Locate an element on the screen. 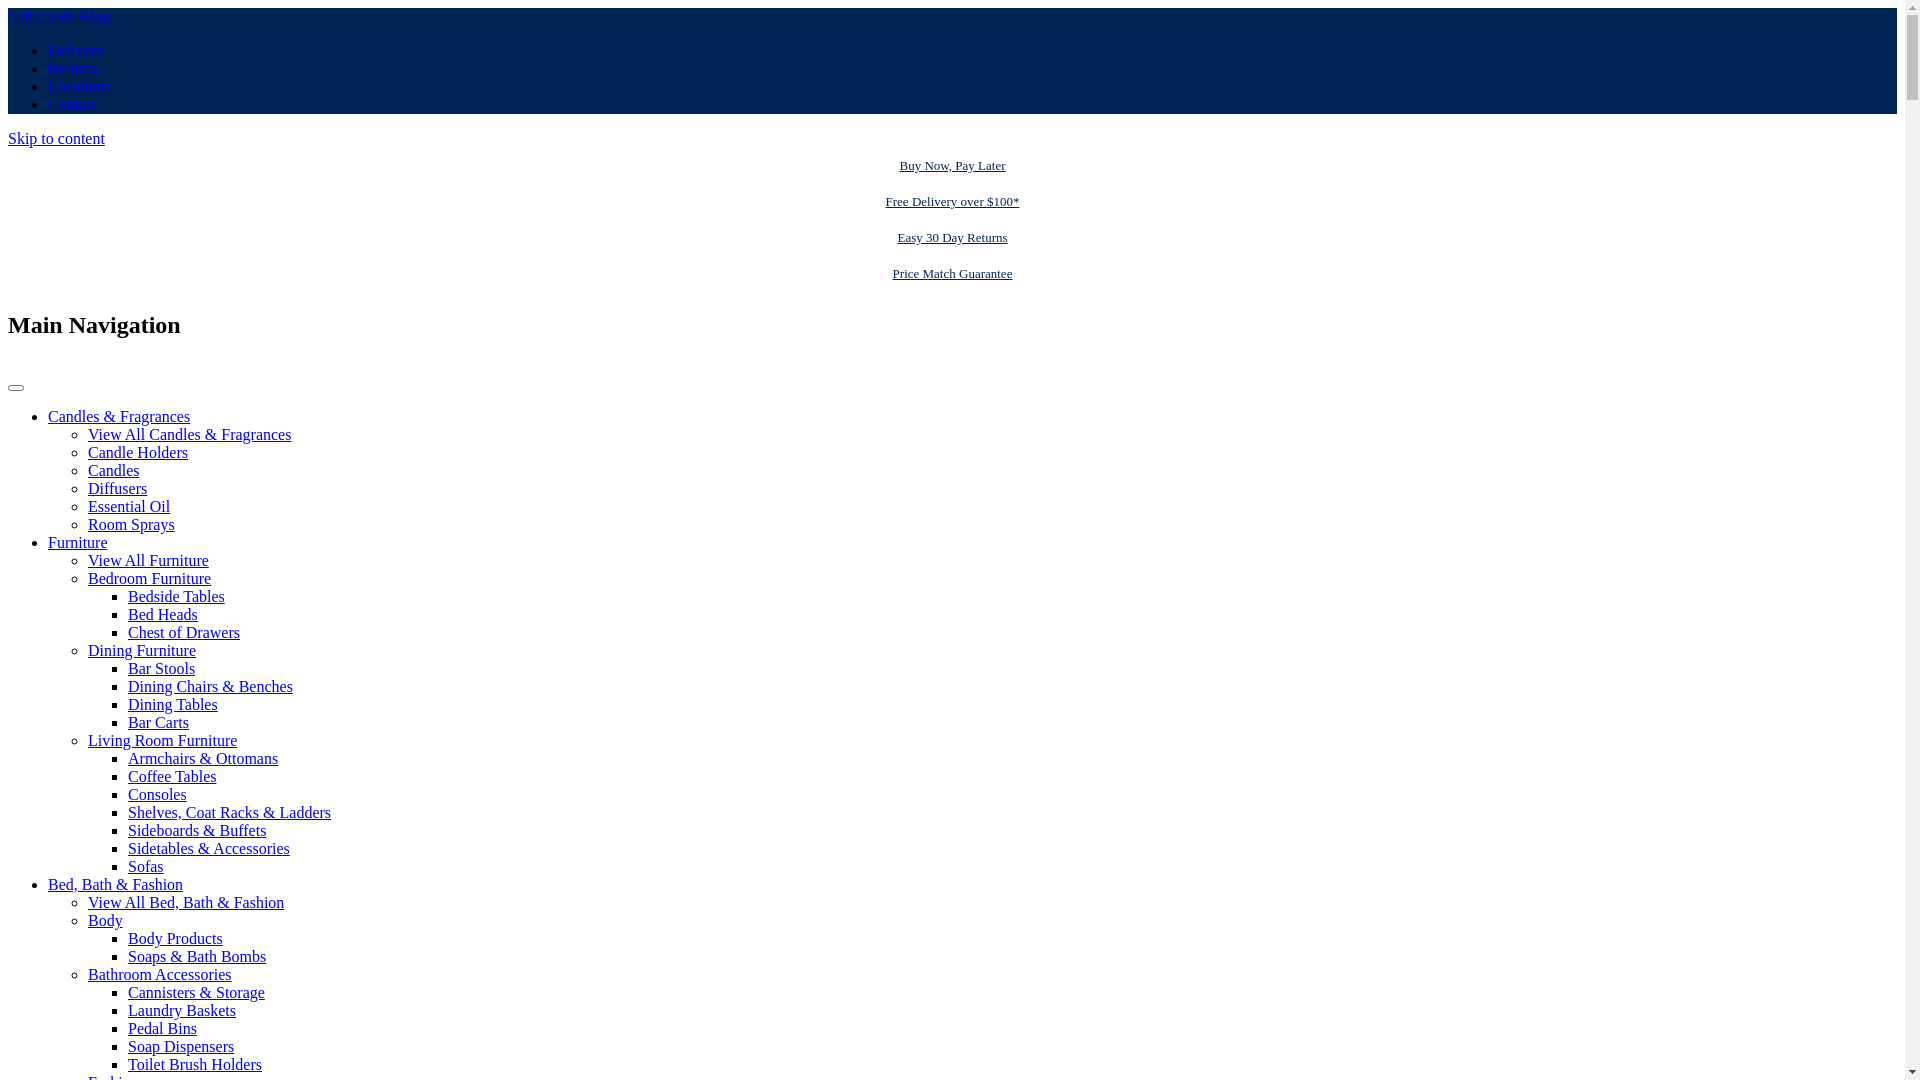 The image size is (1920, 1080). 'Price Match Guarantee' is located at coordinates (951, 273).